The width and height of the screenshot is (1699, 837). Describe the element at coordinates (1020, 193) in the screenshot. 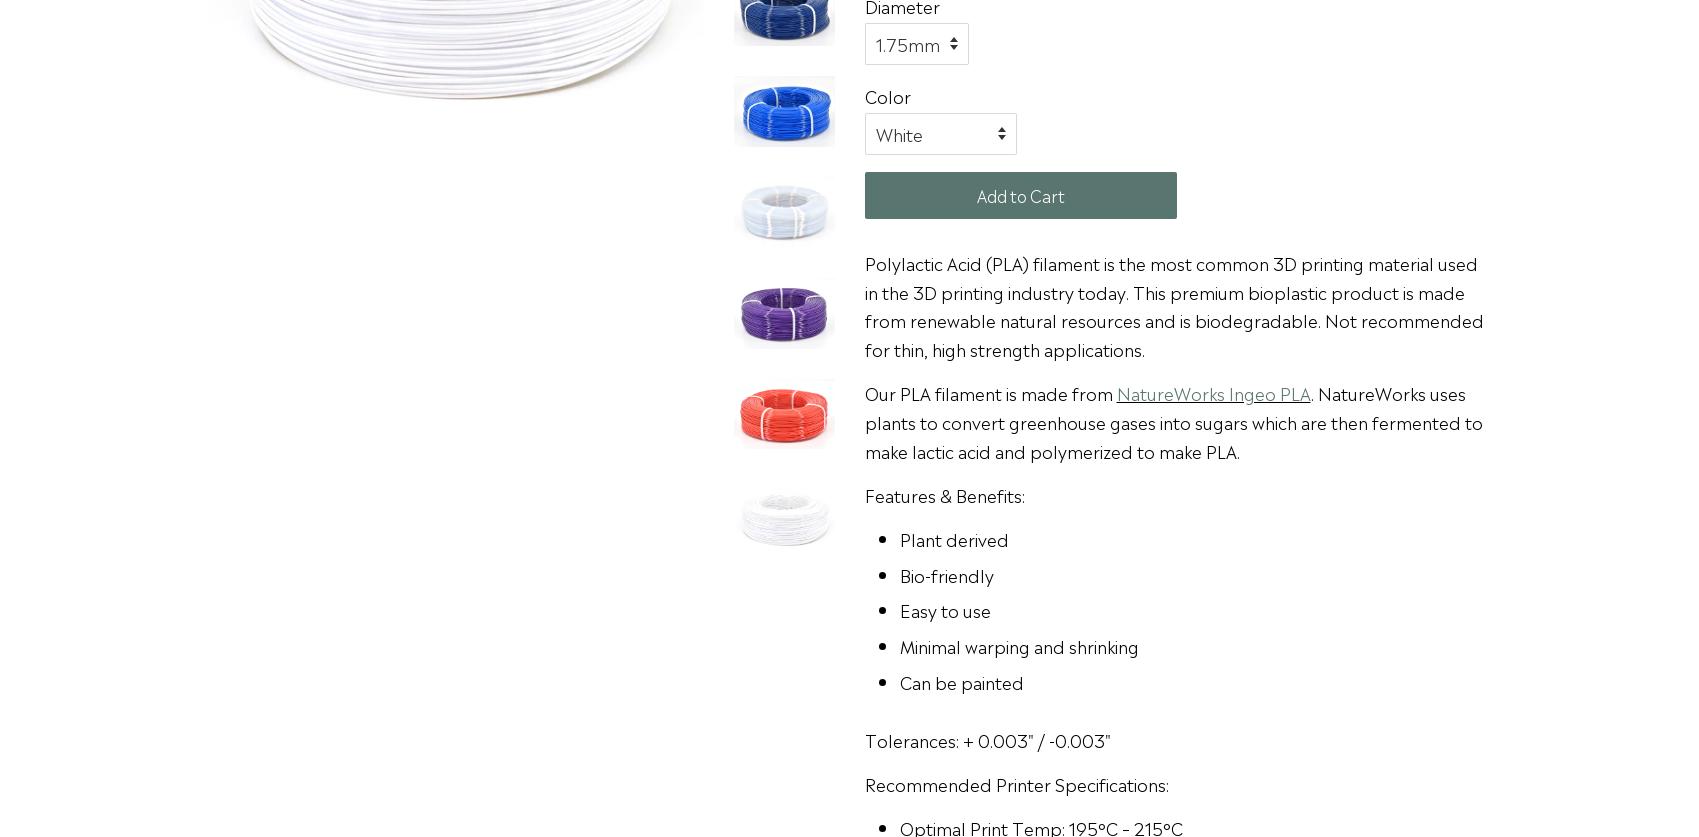

I see `'Add to Cart'` at that location.